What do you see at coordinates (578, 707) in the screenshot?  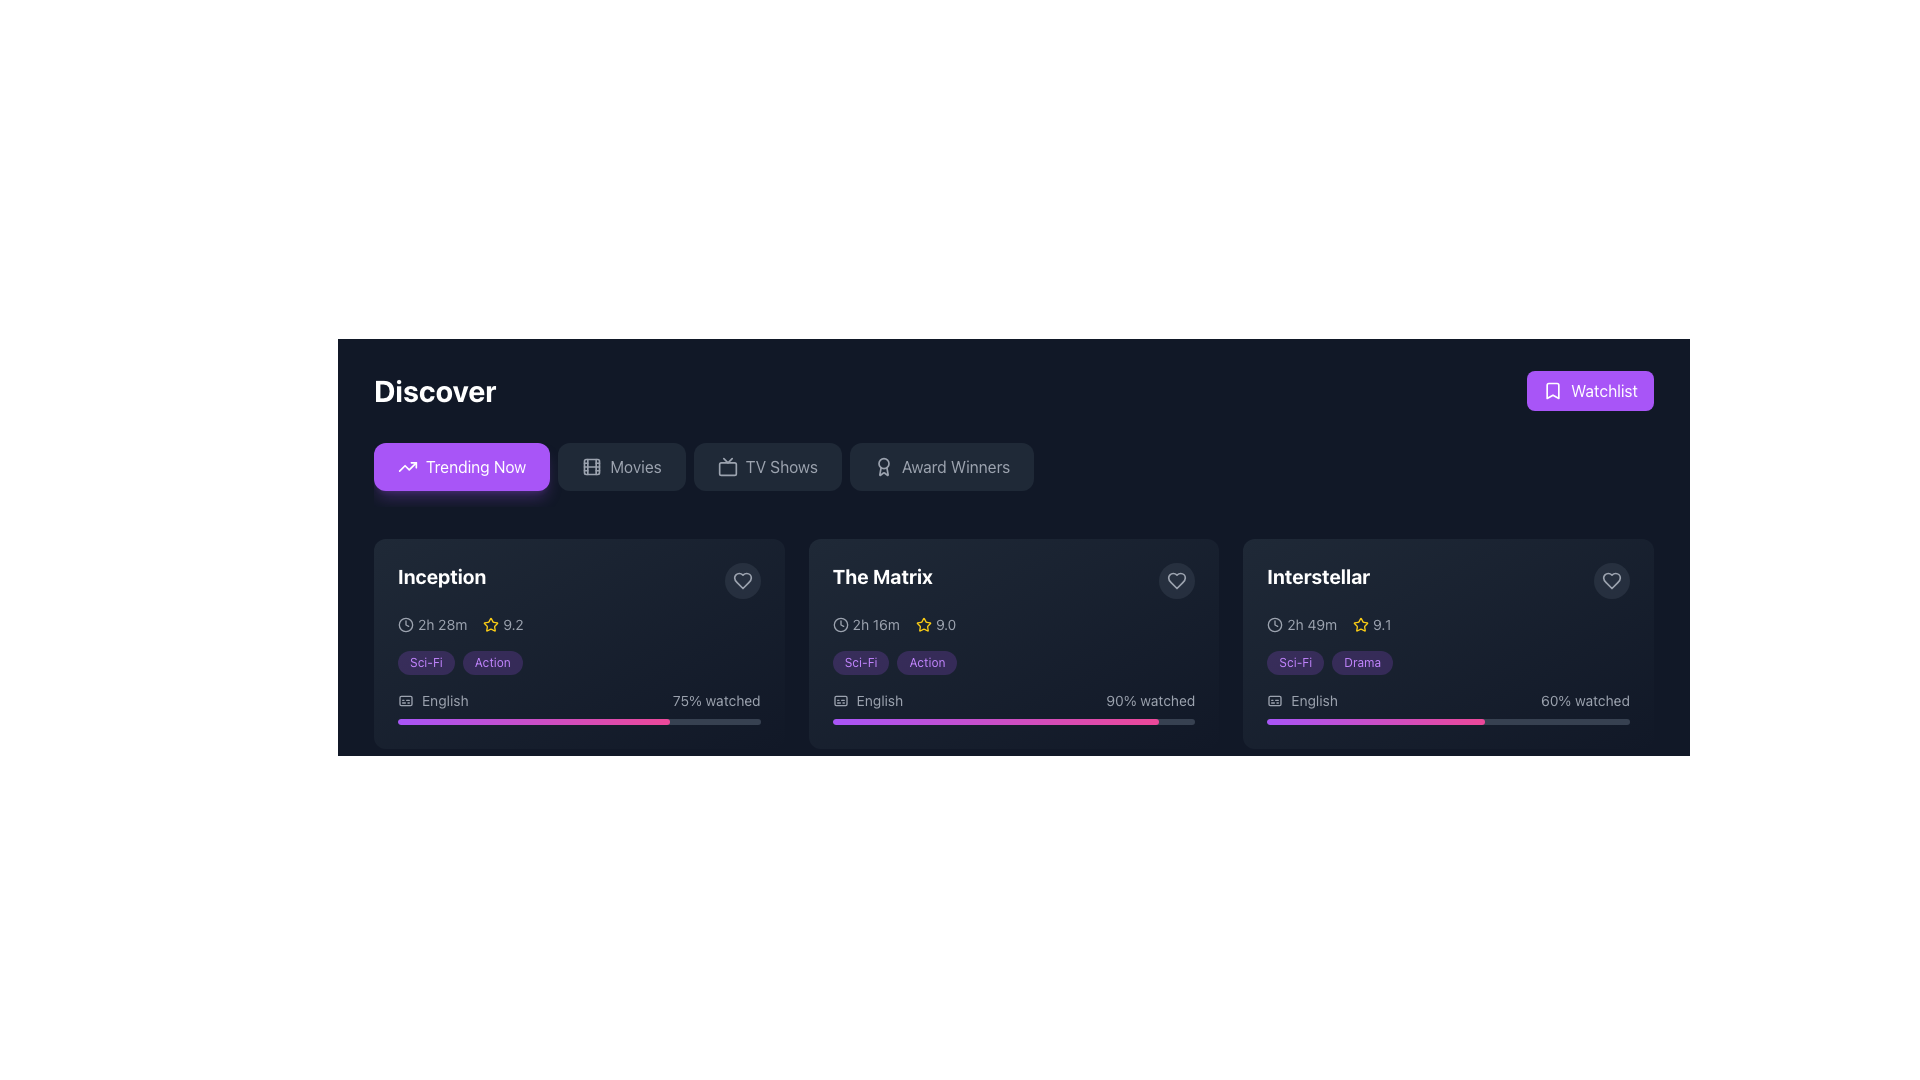 I see `the progress display for the movie 'Inception' which shows '75% watched' and the language 'English'` at bounding box center [578, 707].